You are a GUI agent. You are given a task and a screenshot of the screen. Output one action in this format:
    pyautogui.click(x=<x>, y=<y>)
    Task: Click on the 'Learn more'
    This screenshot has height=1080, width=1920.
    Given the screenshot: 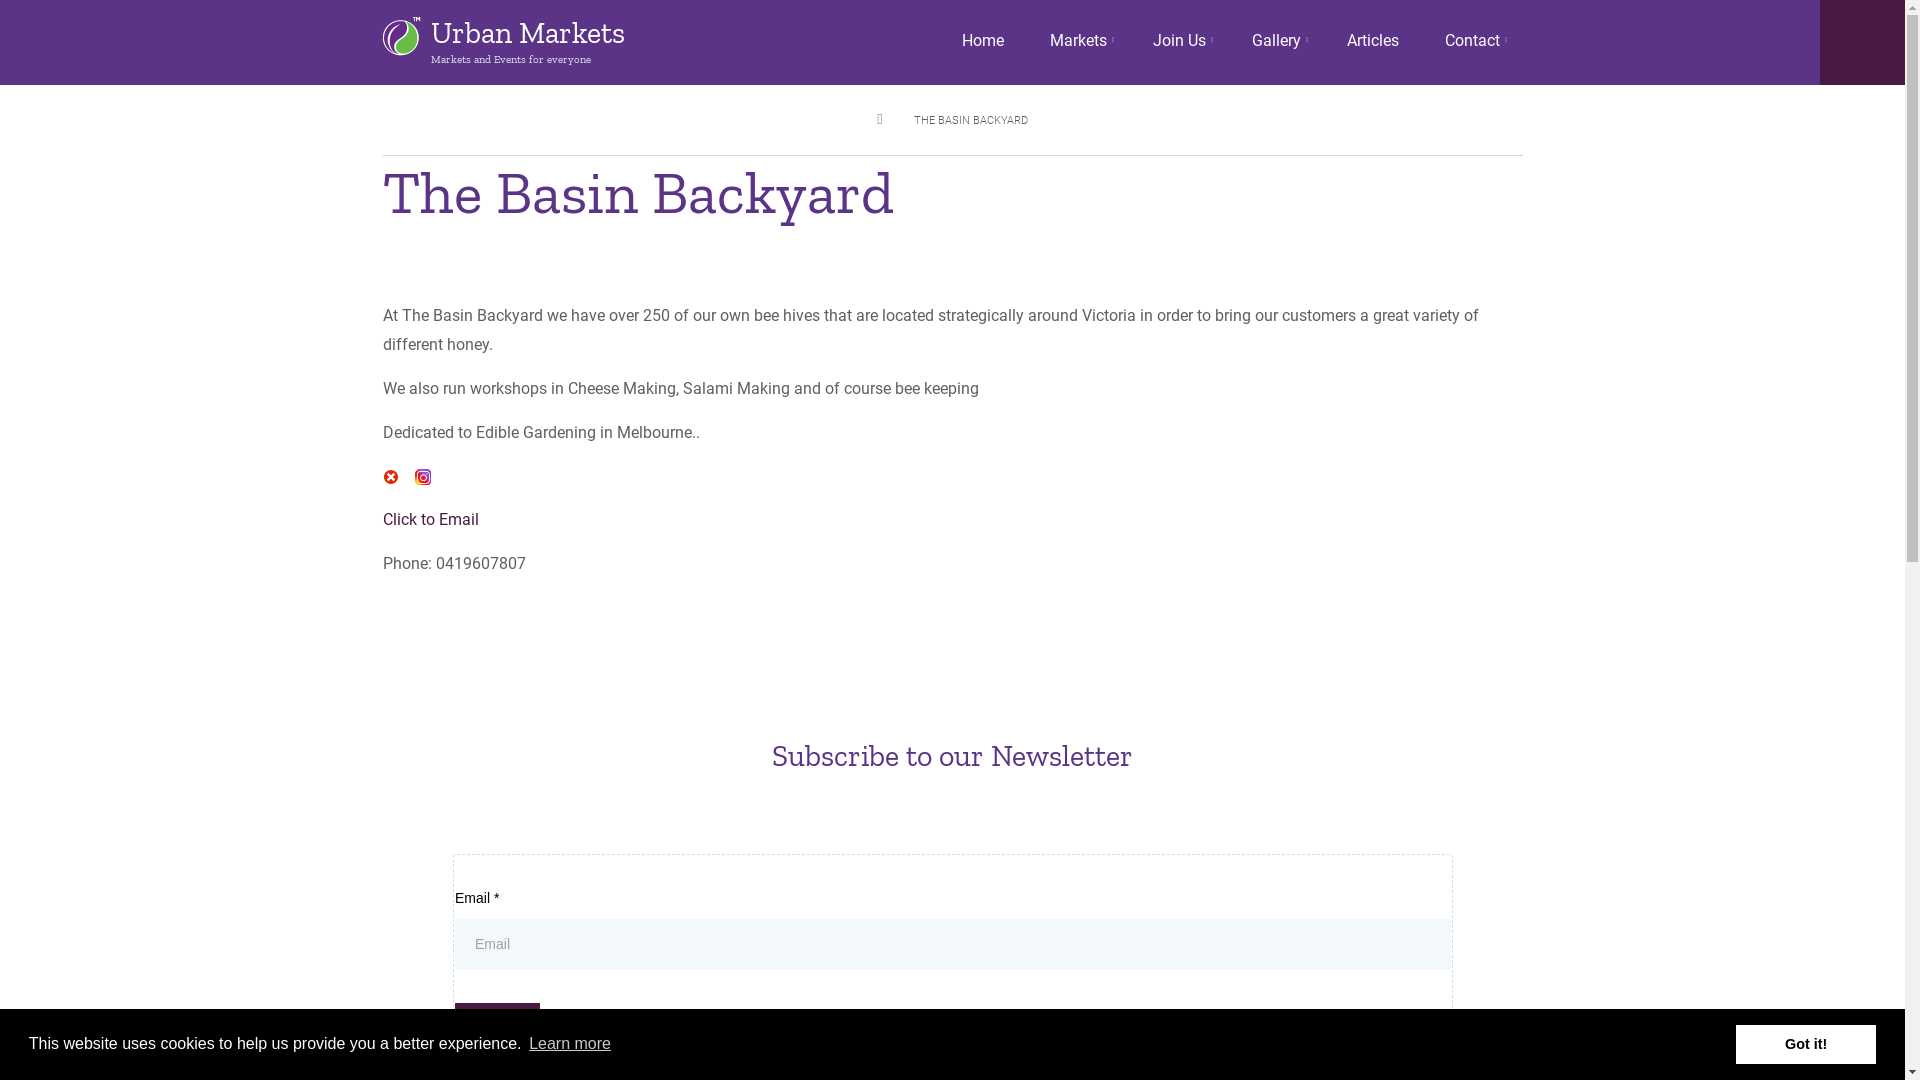 What is the action you would take?
    pyautogui.click(x=569, y=1043)
    